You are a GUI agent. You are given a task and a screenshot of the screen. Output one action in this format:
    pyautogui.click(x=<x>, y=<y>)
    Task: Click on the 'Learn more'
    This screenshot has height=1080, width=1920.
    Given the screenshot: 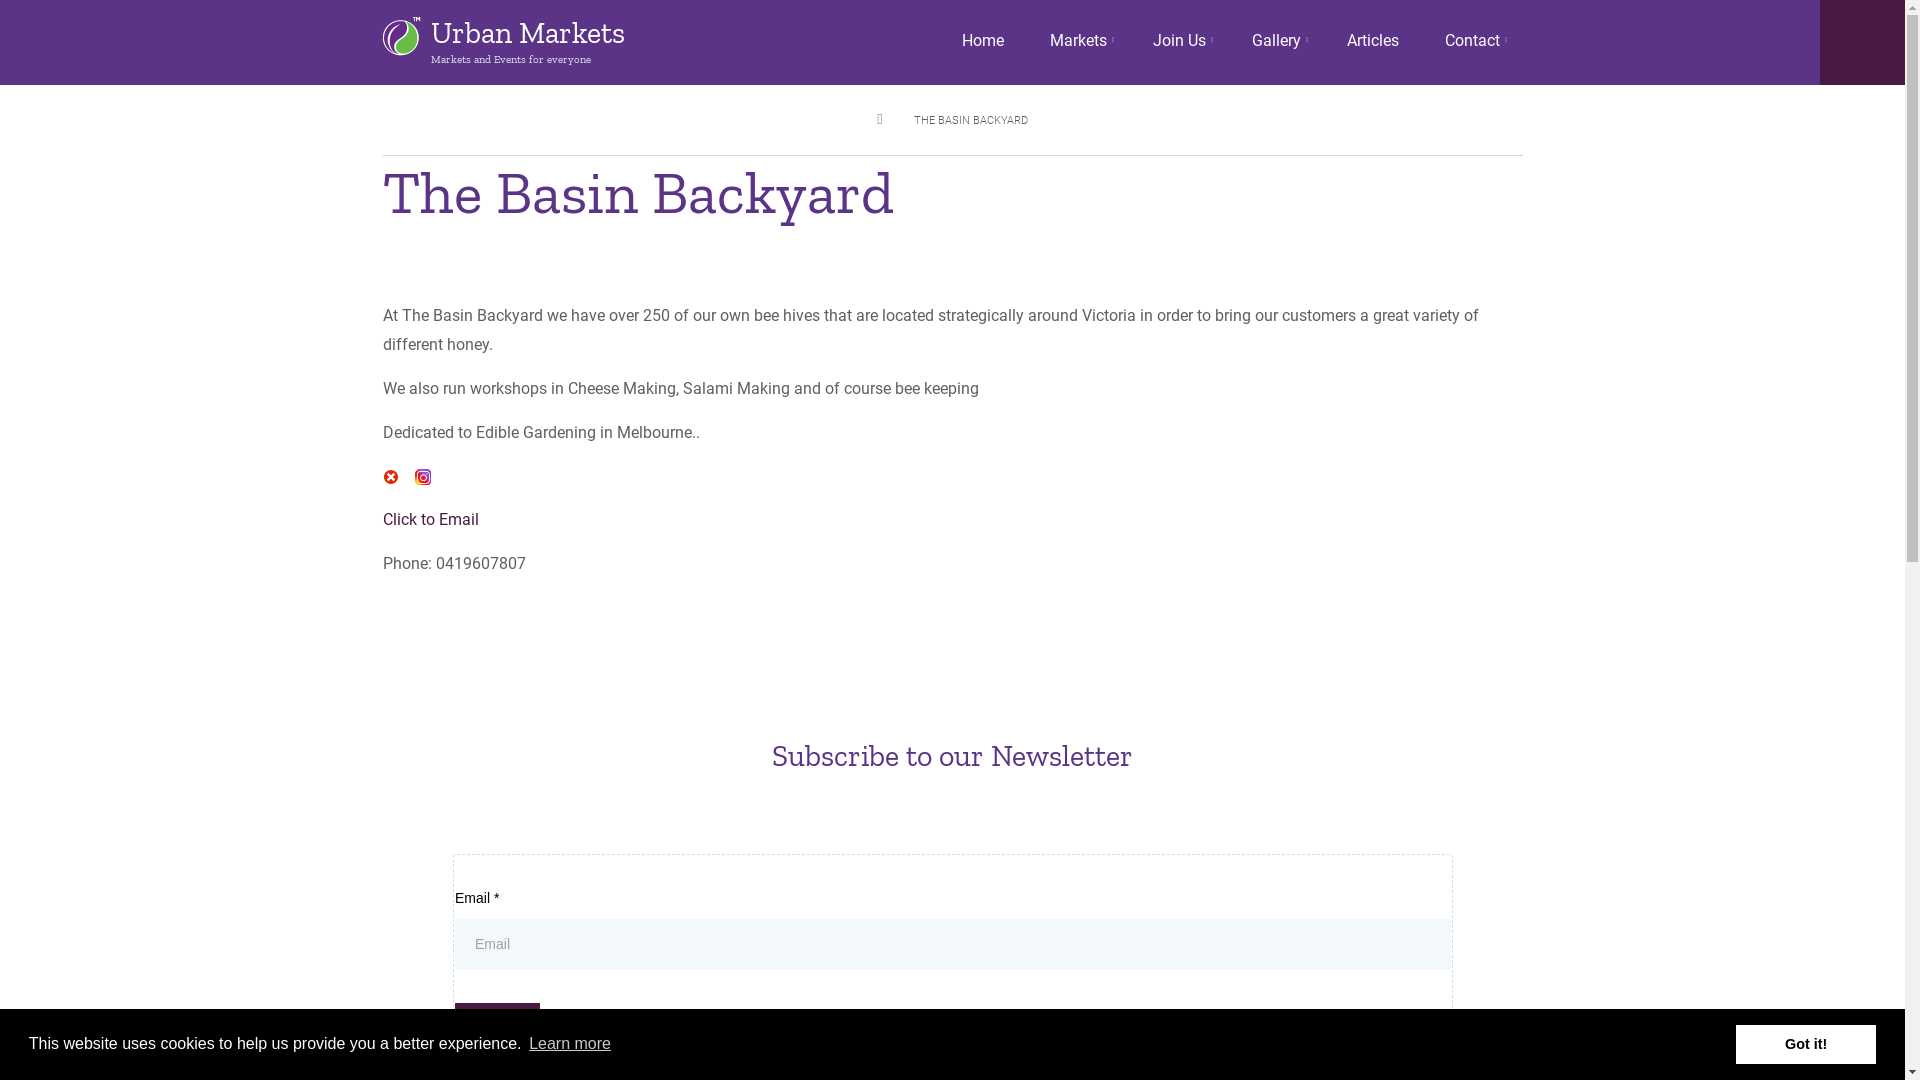 What is the action you would take?
    pyautogui.click(x=569, y=1043)
    